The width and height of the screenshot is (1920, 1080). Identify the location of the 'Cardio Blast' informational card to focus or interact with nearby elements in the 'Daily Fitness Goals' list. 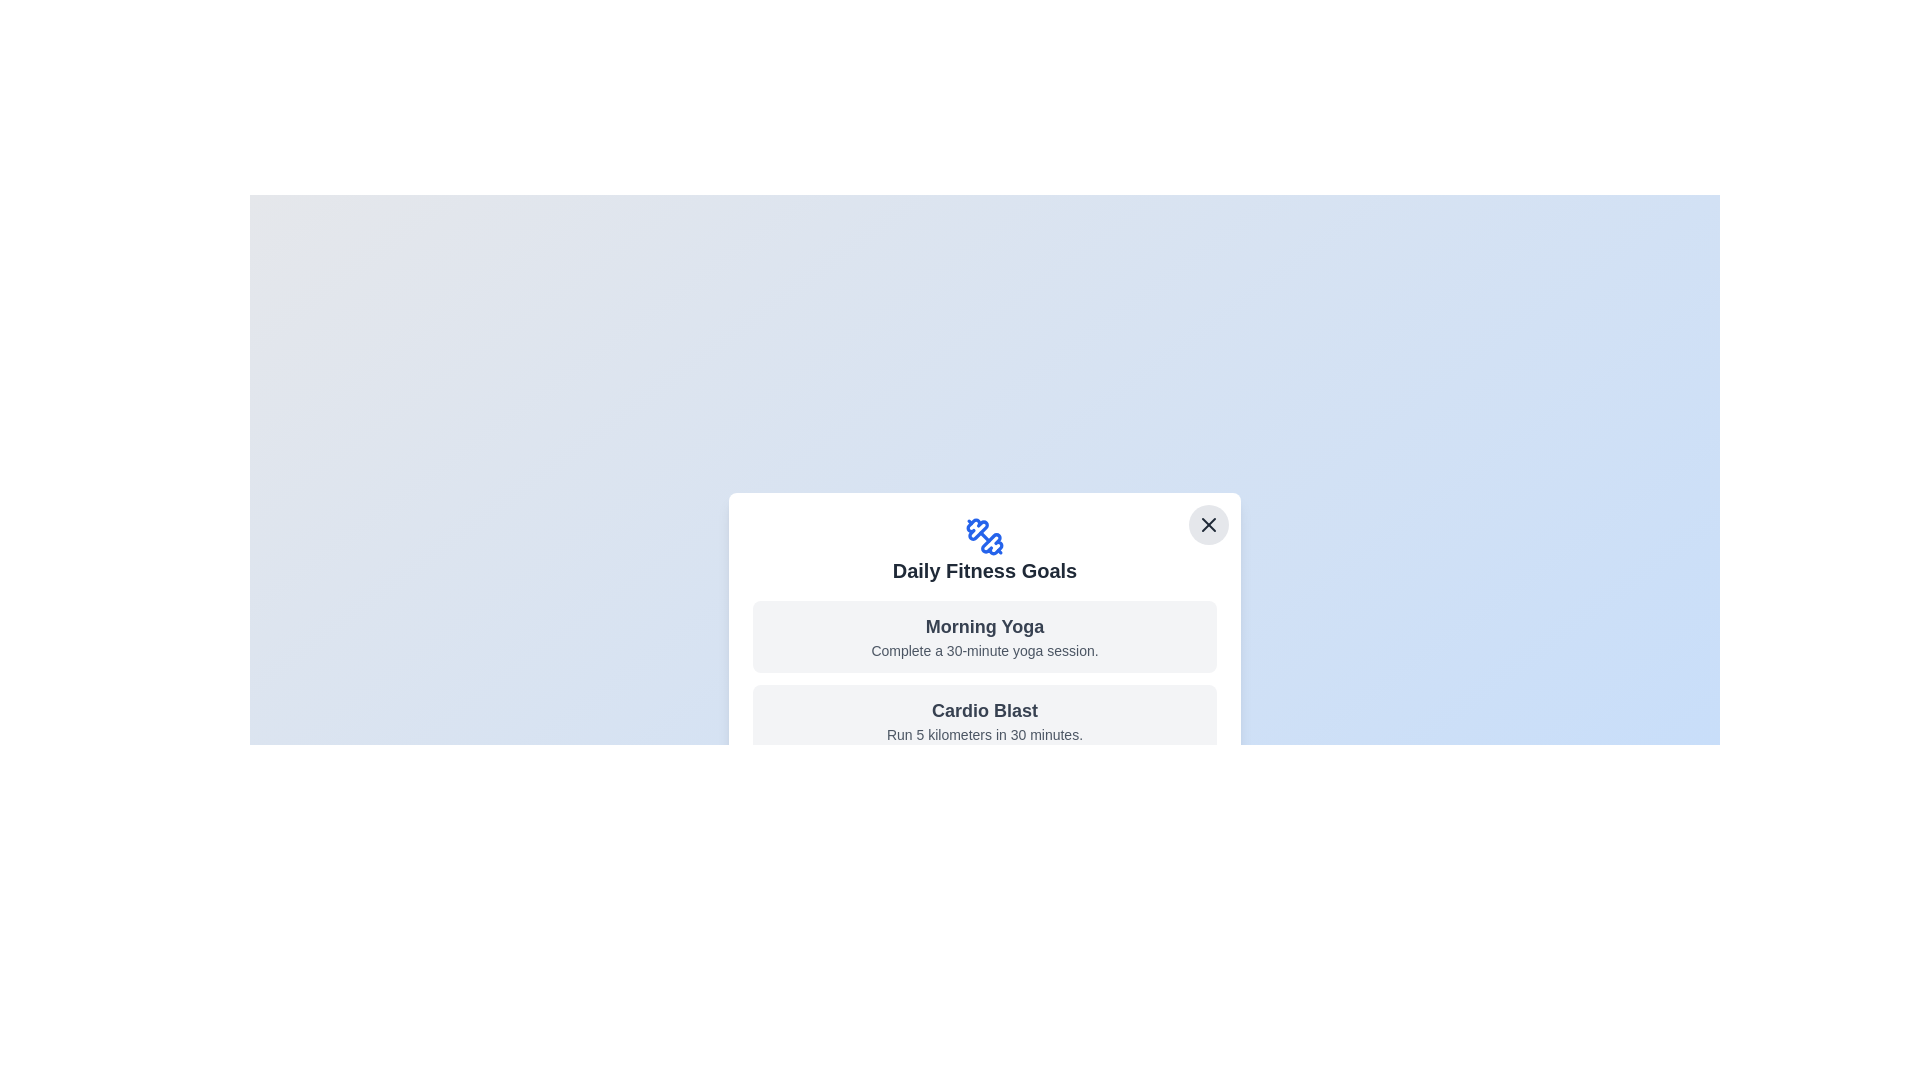
(984, 721).